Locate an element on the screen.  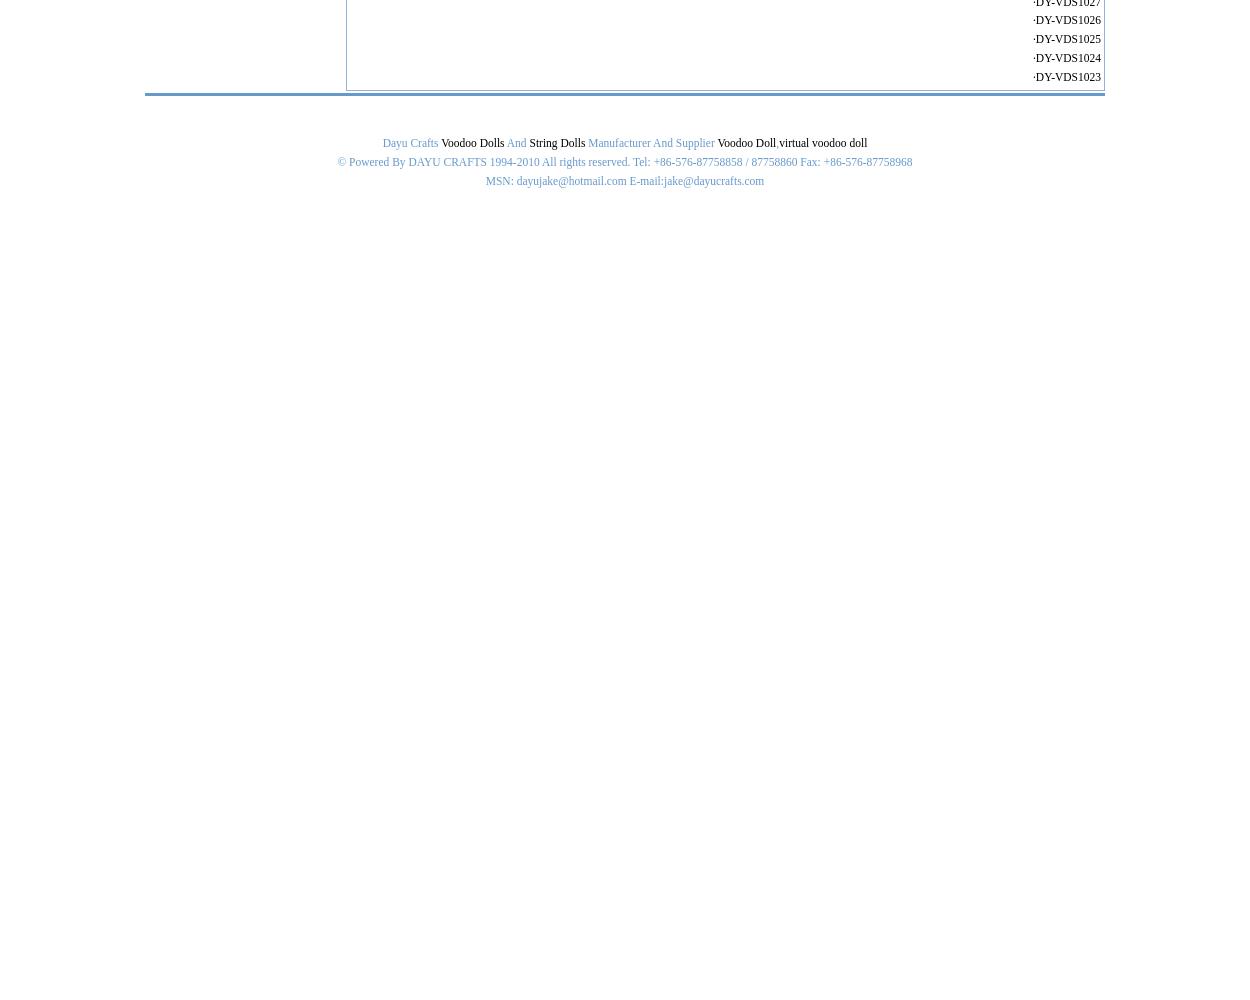
'DY-VDS1026' is located at coordinates (1067, 20).